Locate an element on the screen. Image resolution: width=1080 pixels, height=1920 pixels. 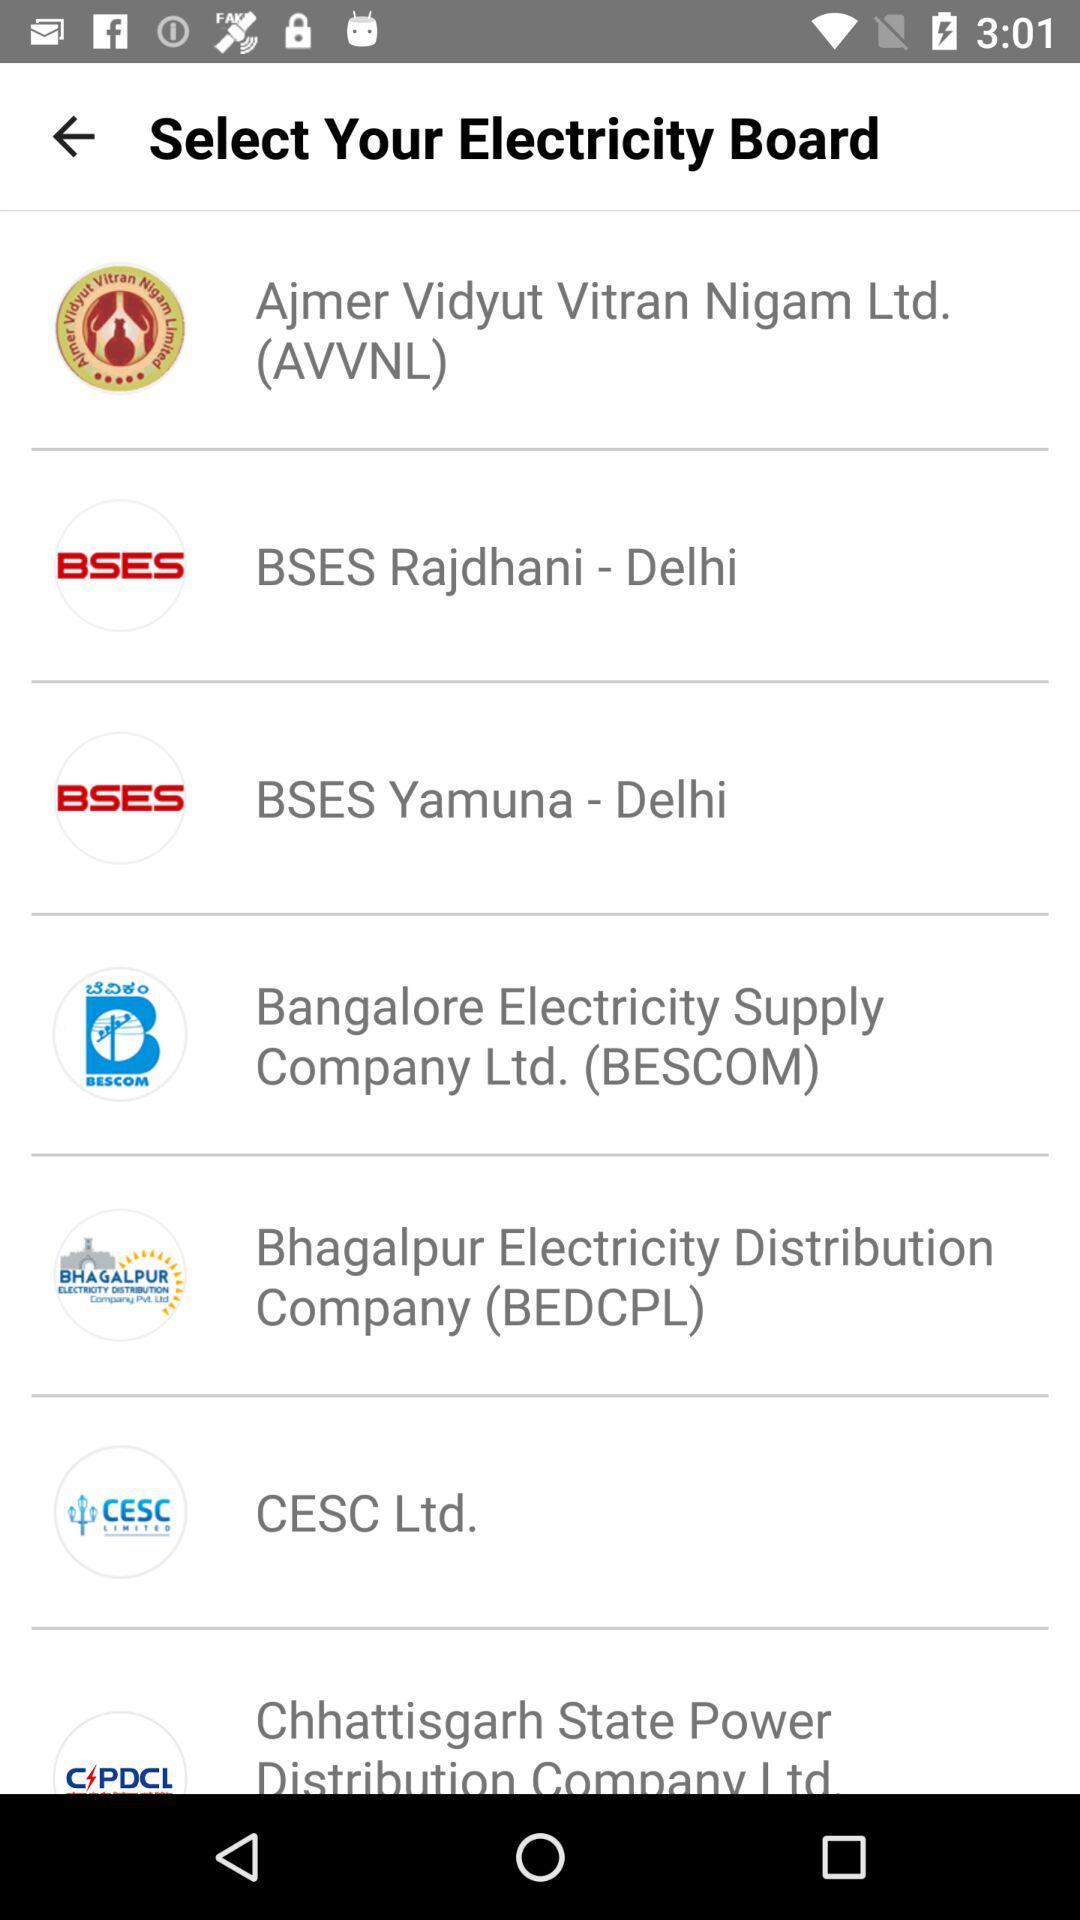
icon below bangalore electricity supply is located at coordinates (606, 1274).